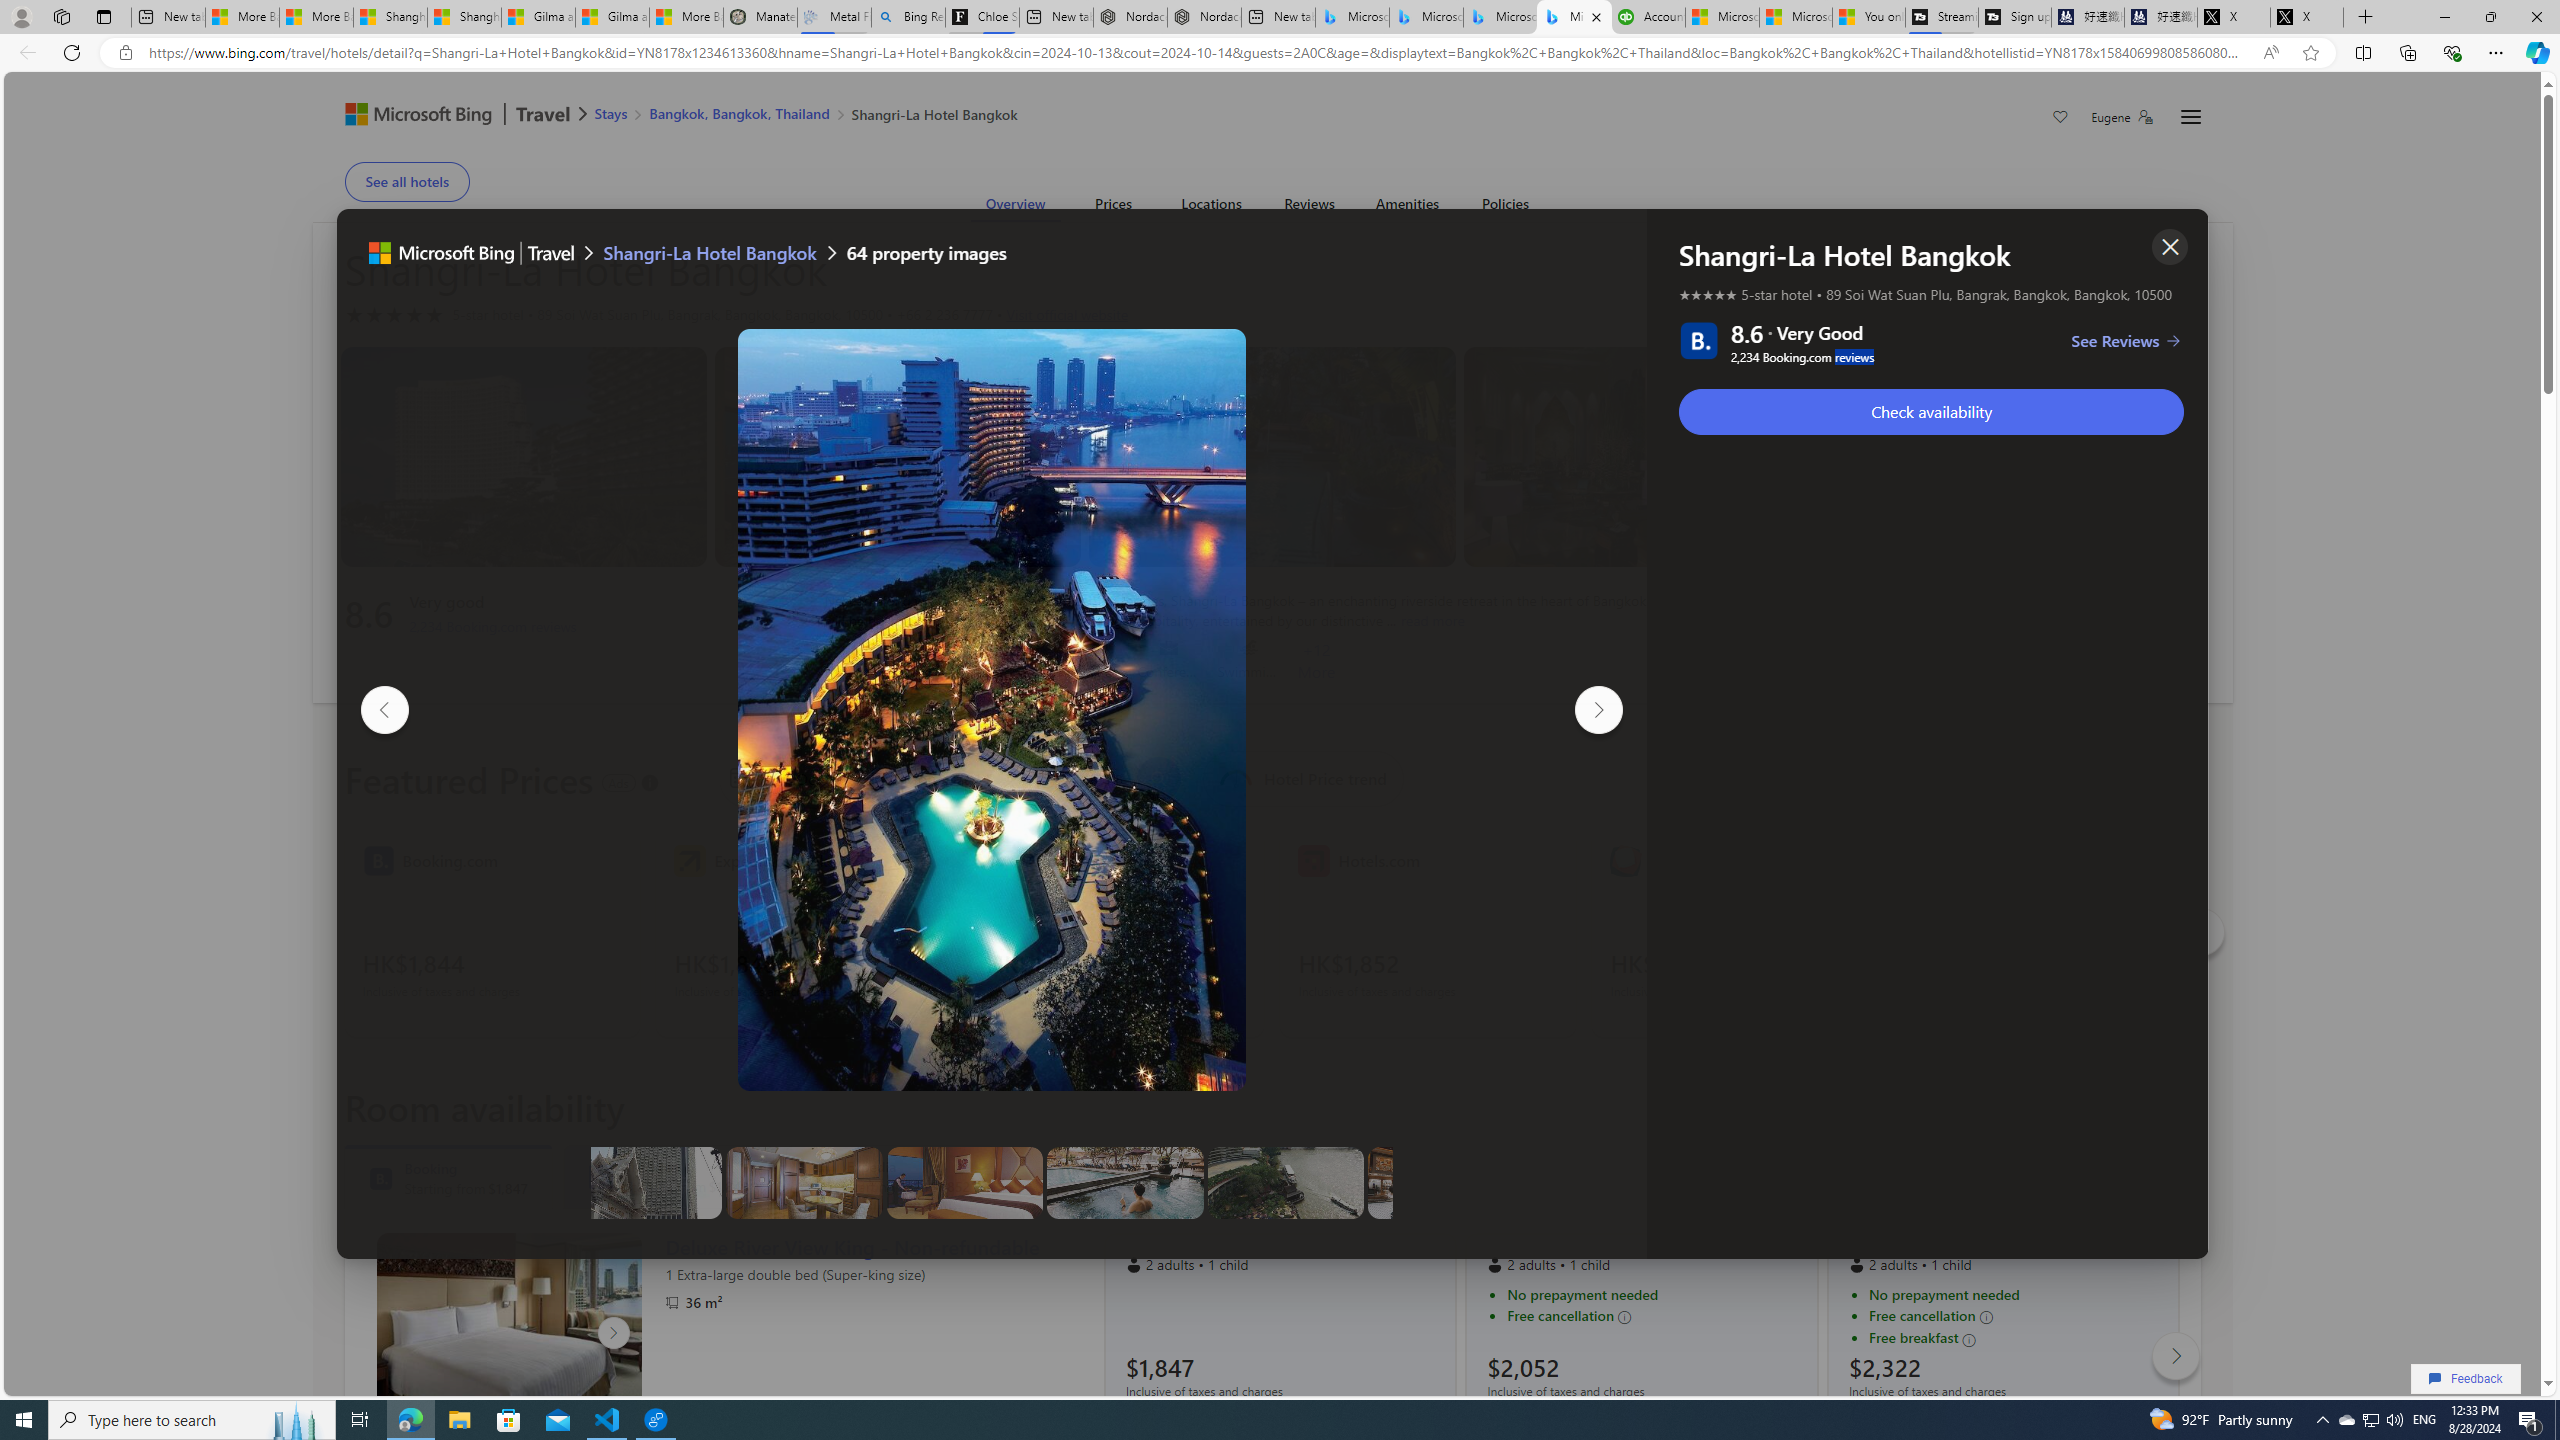 Image resolution: width=2560 pixels, height=1440 pixels. What do you see at coordinates (759, 16) in the screenshot?
I see `'Manatee Mortality Statistics | FWC'` at bounding box center [759, 16].